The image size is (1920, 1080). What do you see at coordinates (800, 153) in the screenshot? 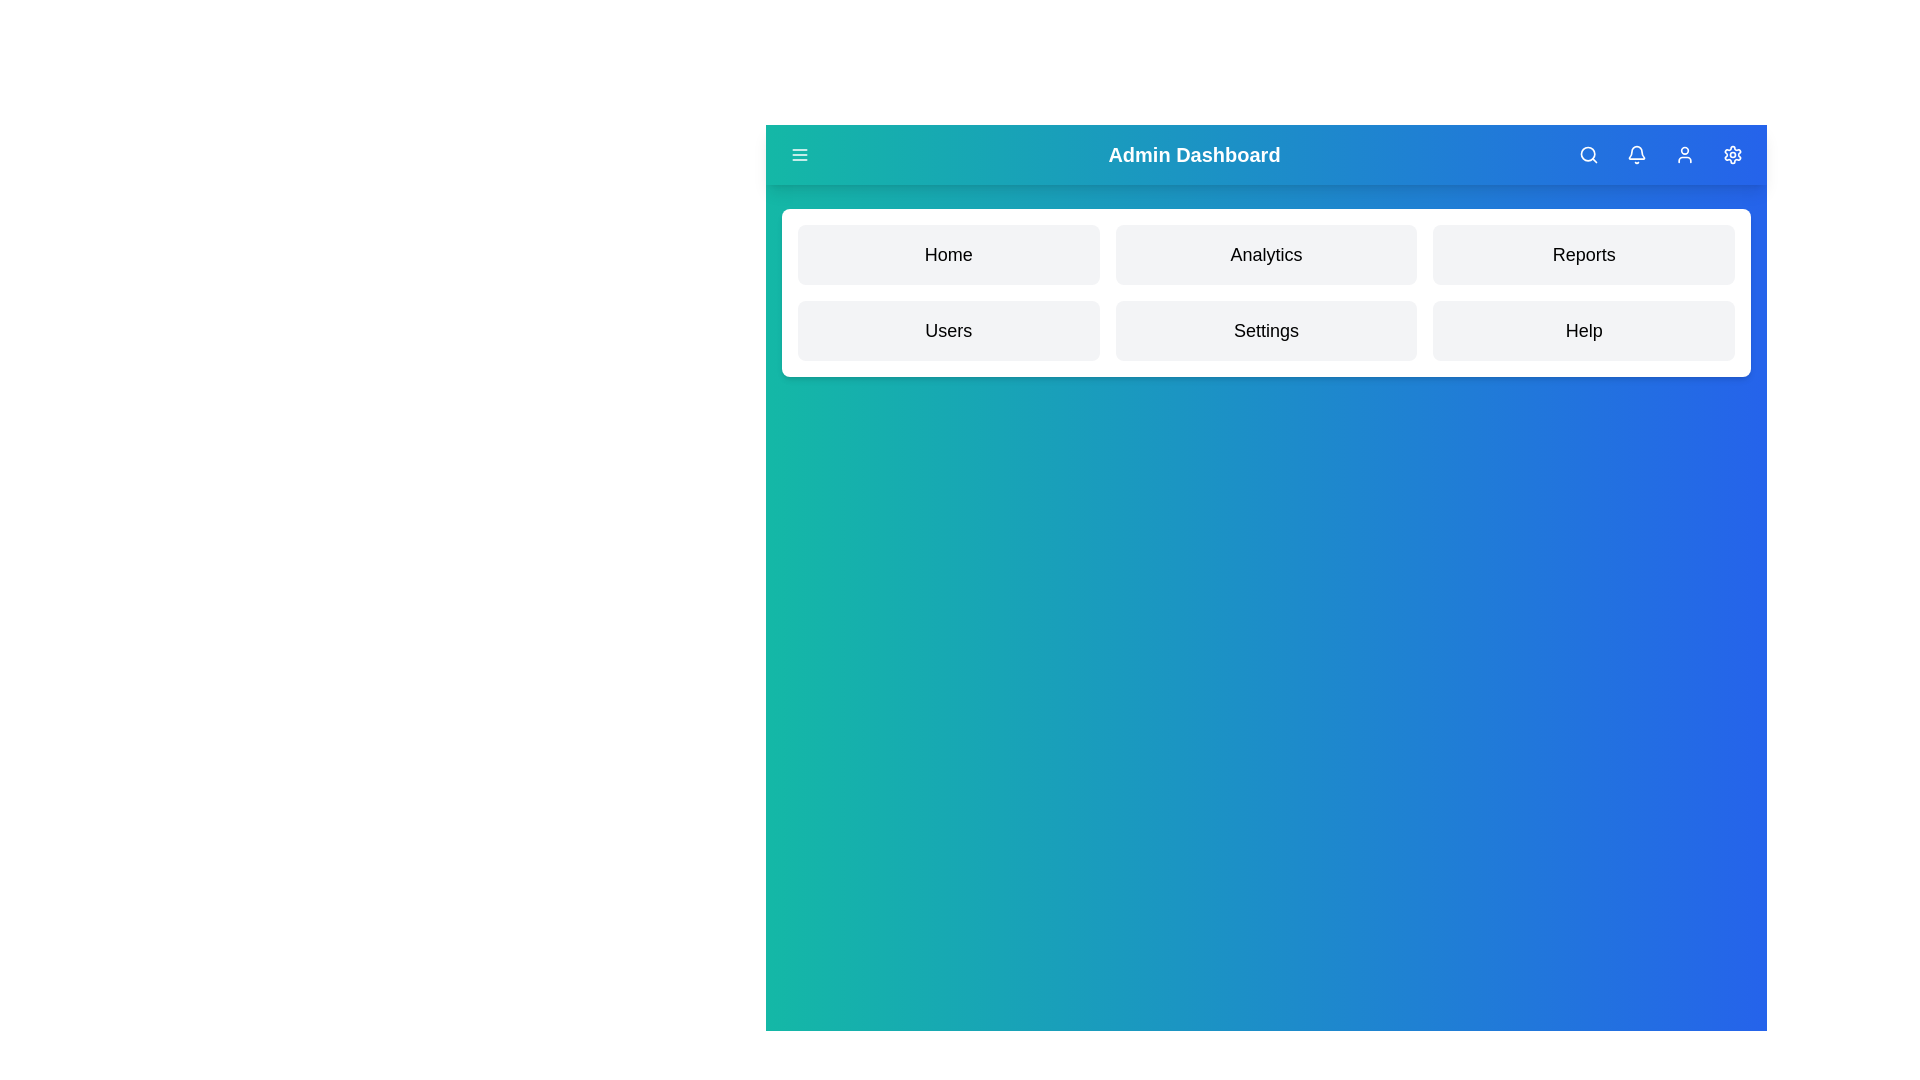
I see `the menu button to toggle the menu's visibility` at bounding box center [800, 153].